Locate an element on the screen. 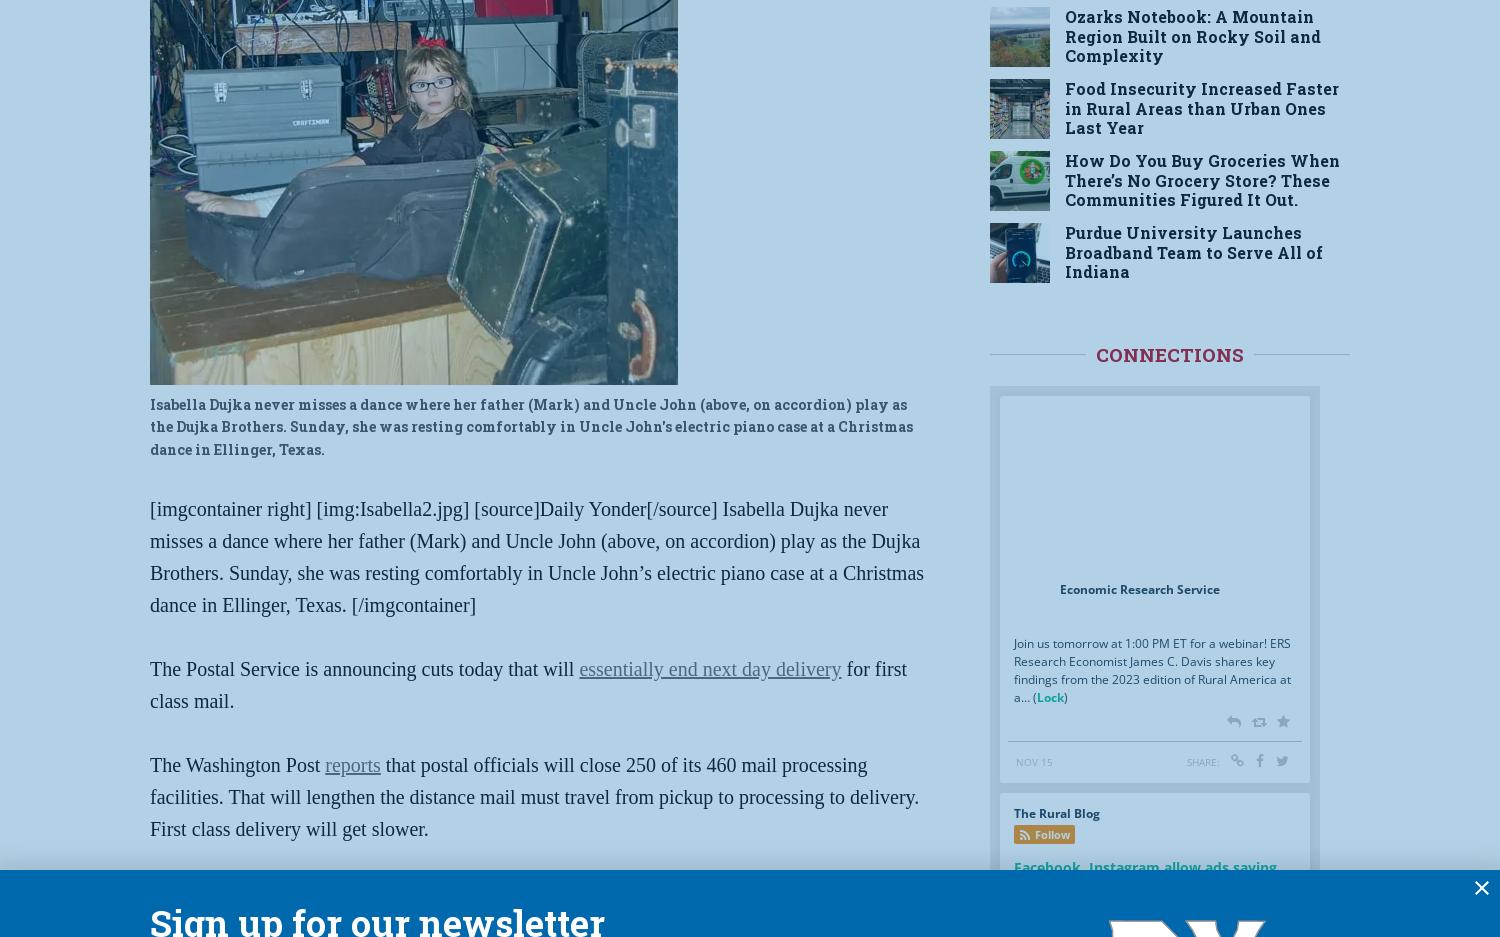 The height and width of the screenshot is (937, 1500). 'reports' is located at coordinates (351, 764).